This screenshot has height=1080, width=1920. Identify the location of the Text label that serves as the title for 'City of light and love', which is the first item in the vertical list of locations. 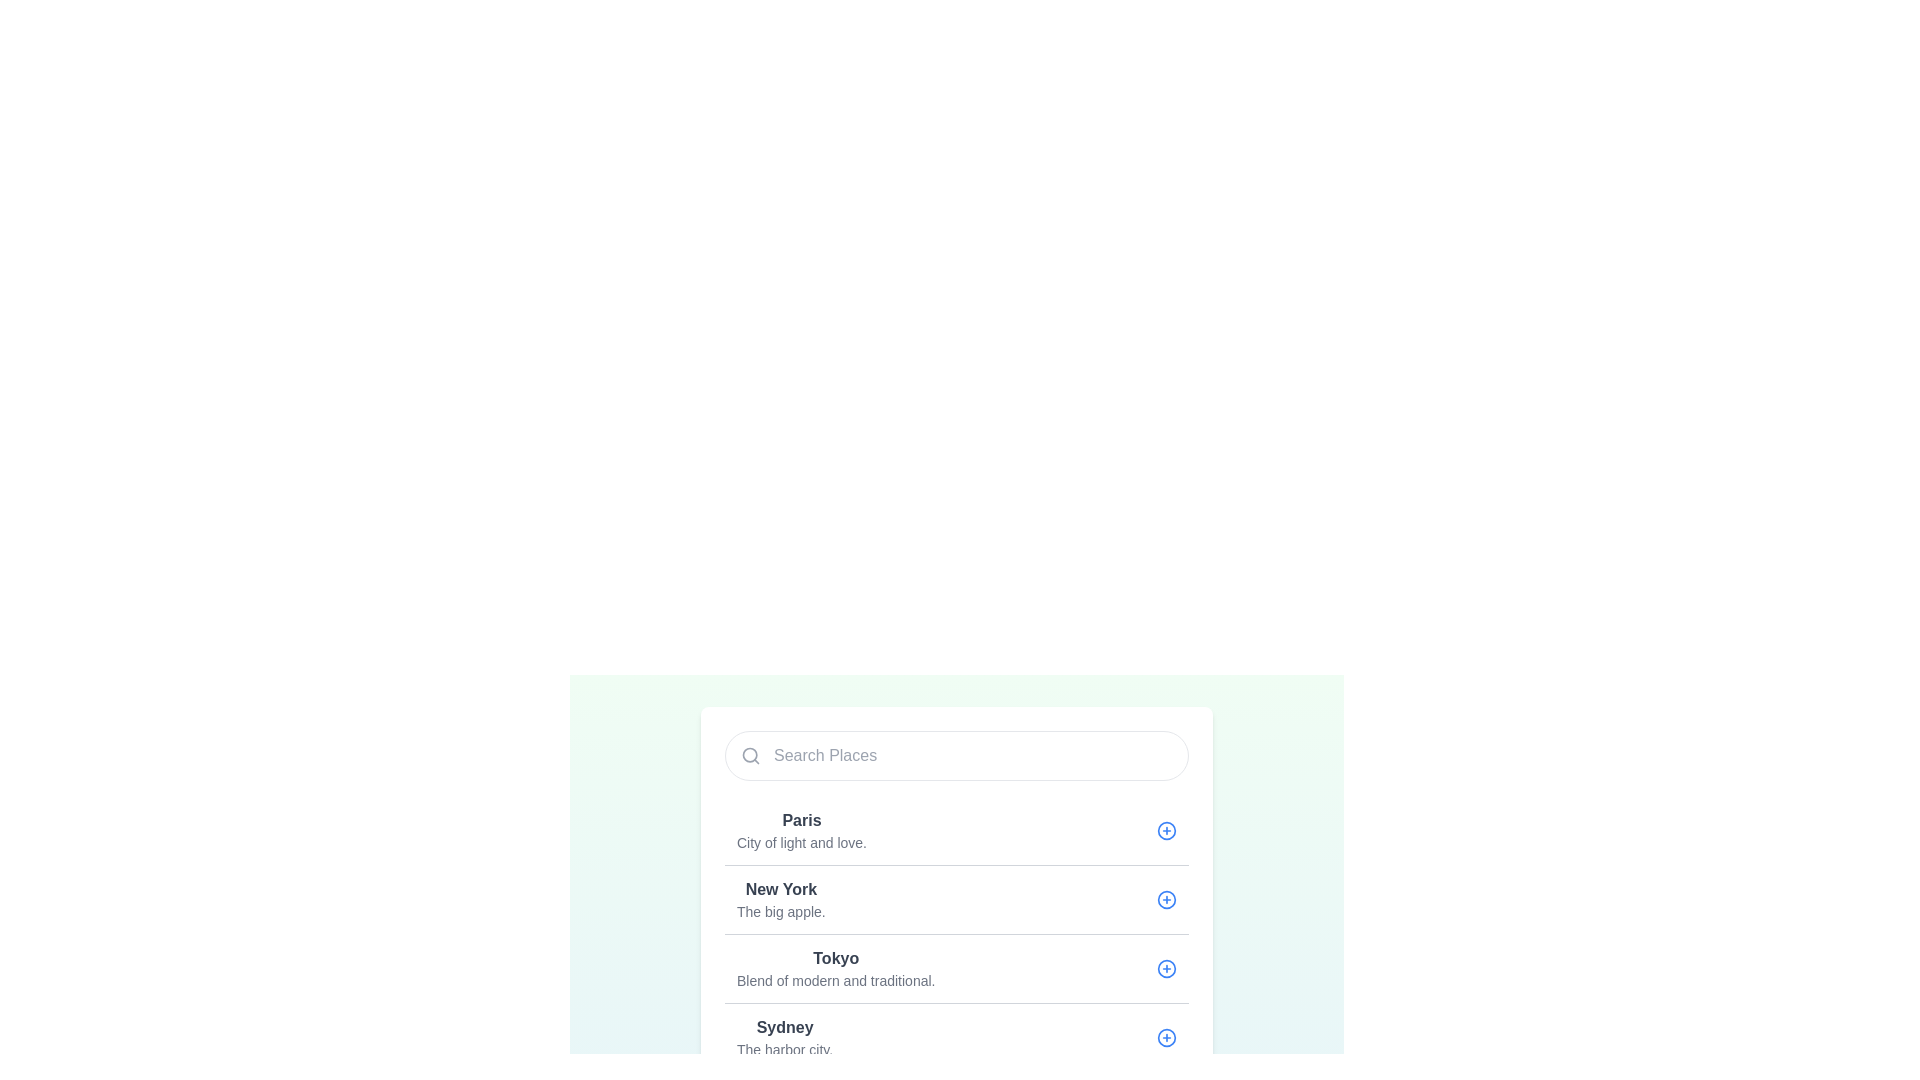
(801, 821).